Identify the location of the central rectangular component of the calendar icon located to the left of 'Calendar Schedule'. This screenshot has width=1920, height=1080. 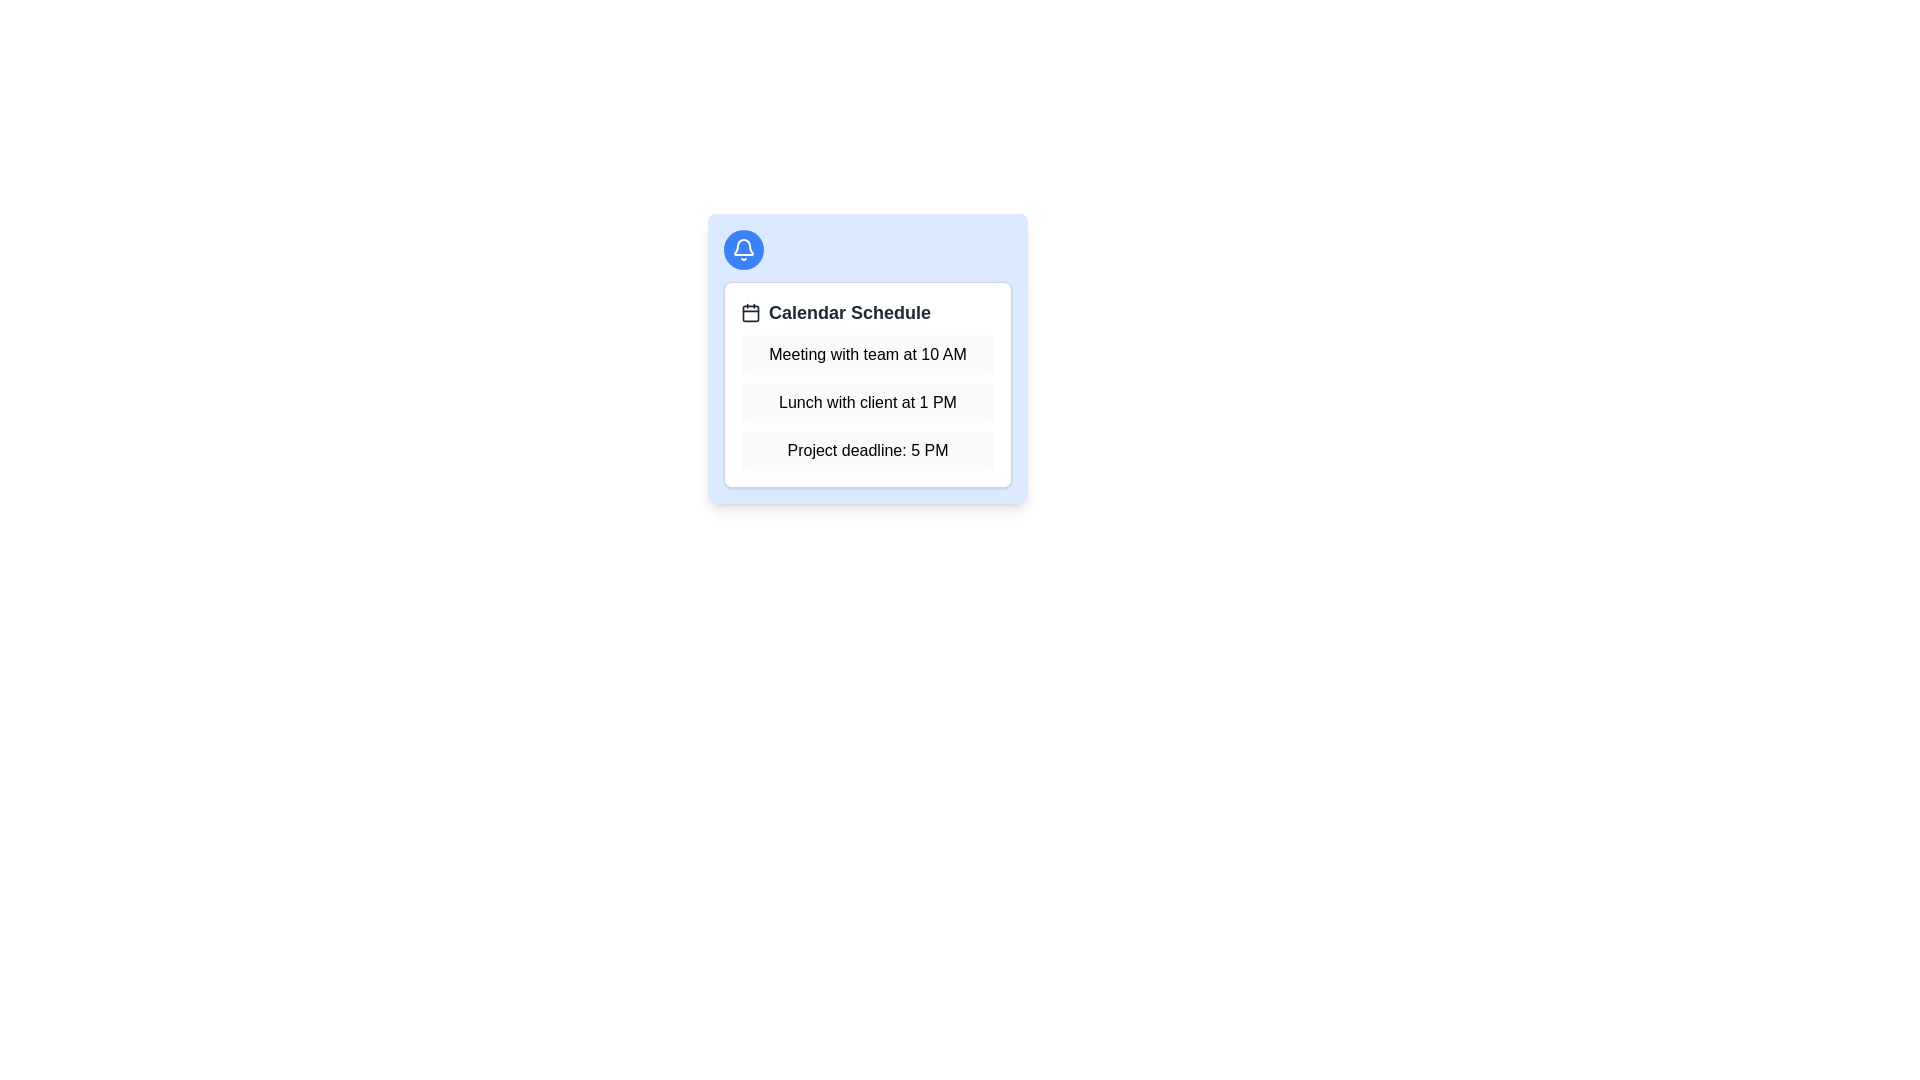
(749, 312).